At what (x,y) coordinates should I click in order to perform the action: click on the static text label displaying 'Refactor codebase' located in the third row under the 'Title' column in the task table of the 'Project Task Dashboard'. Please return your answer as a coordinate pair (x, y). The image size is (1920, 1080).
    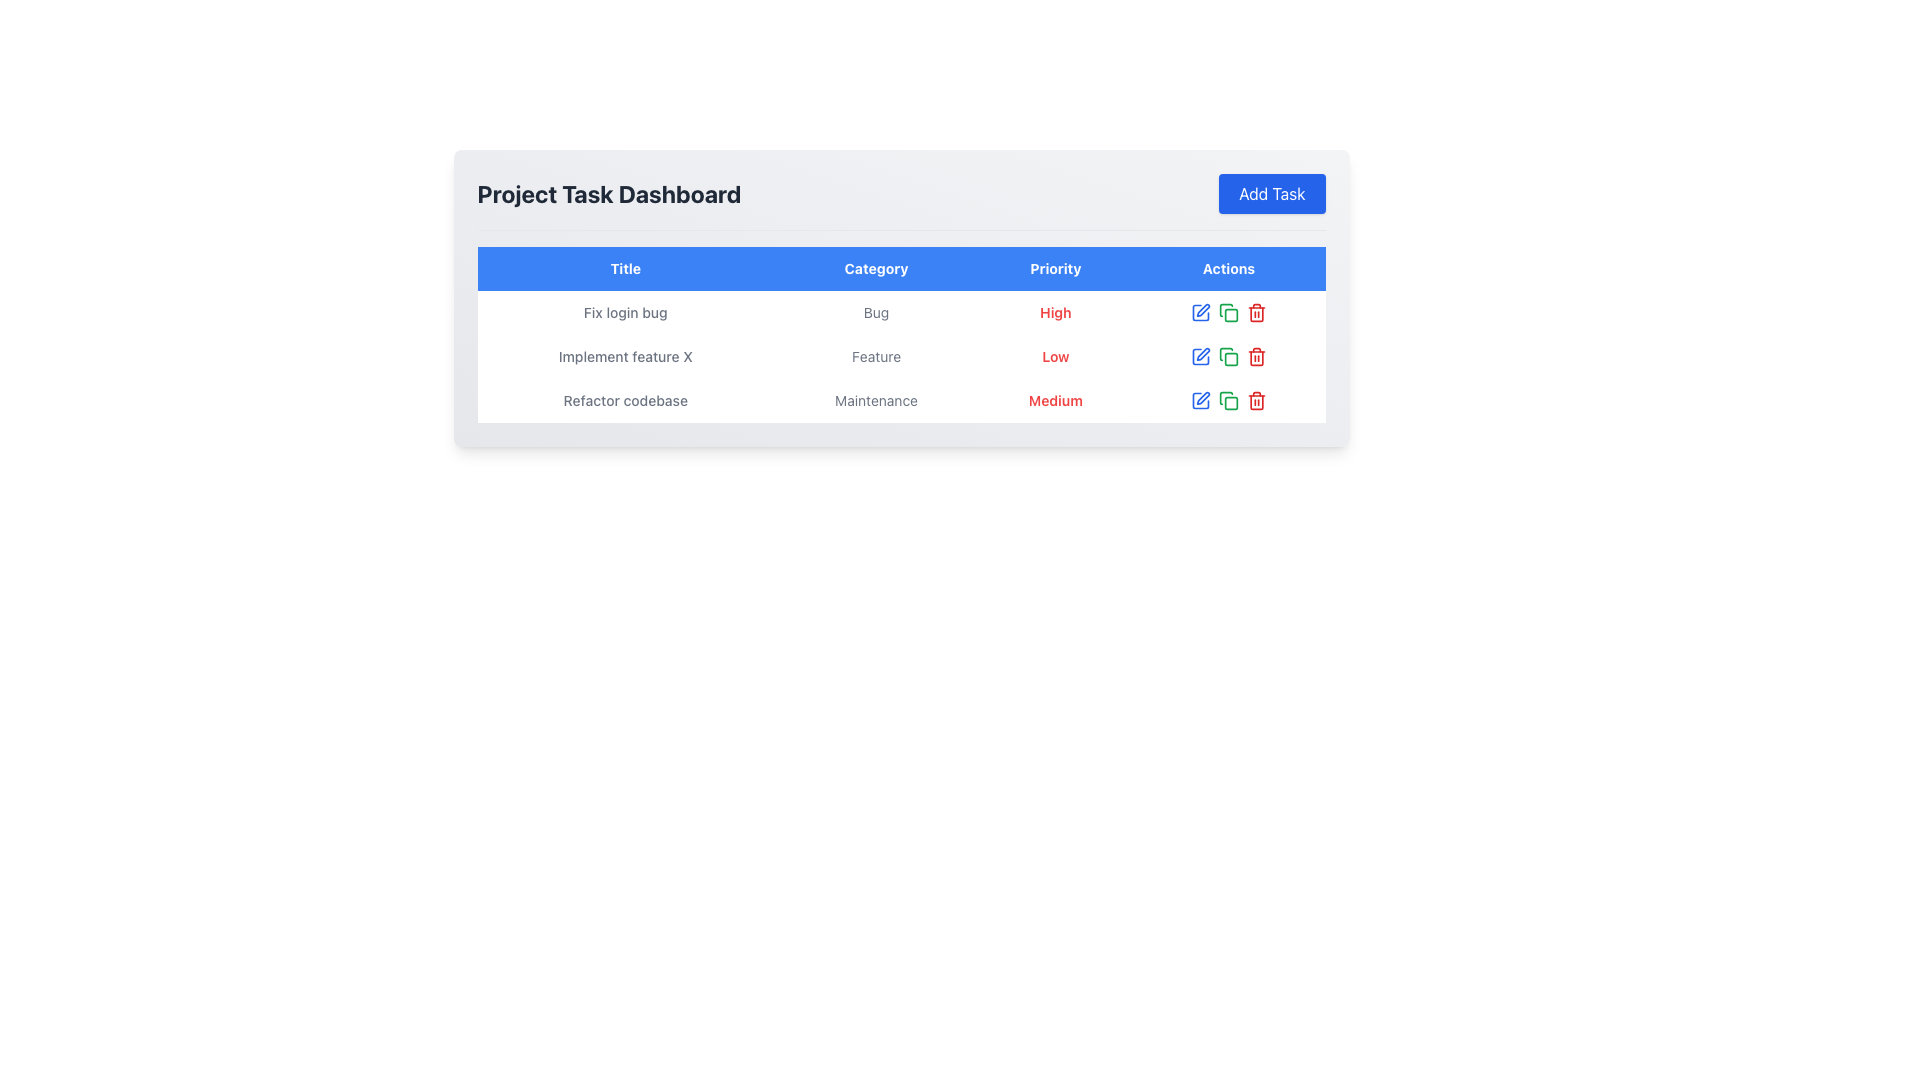
    Looking at the image, I should click on (624, 401).